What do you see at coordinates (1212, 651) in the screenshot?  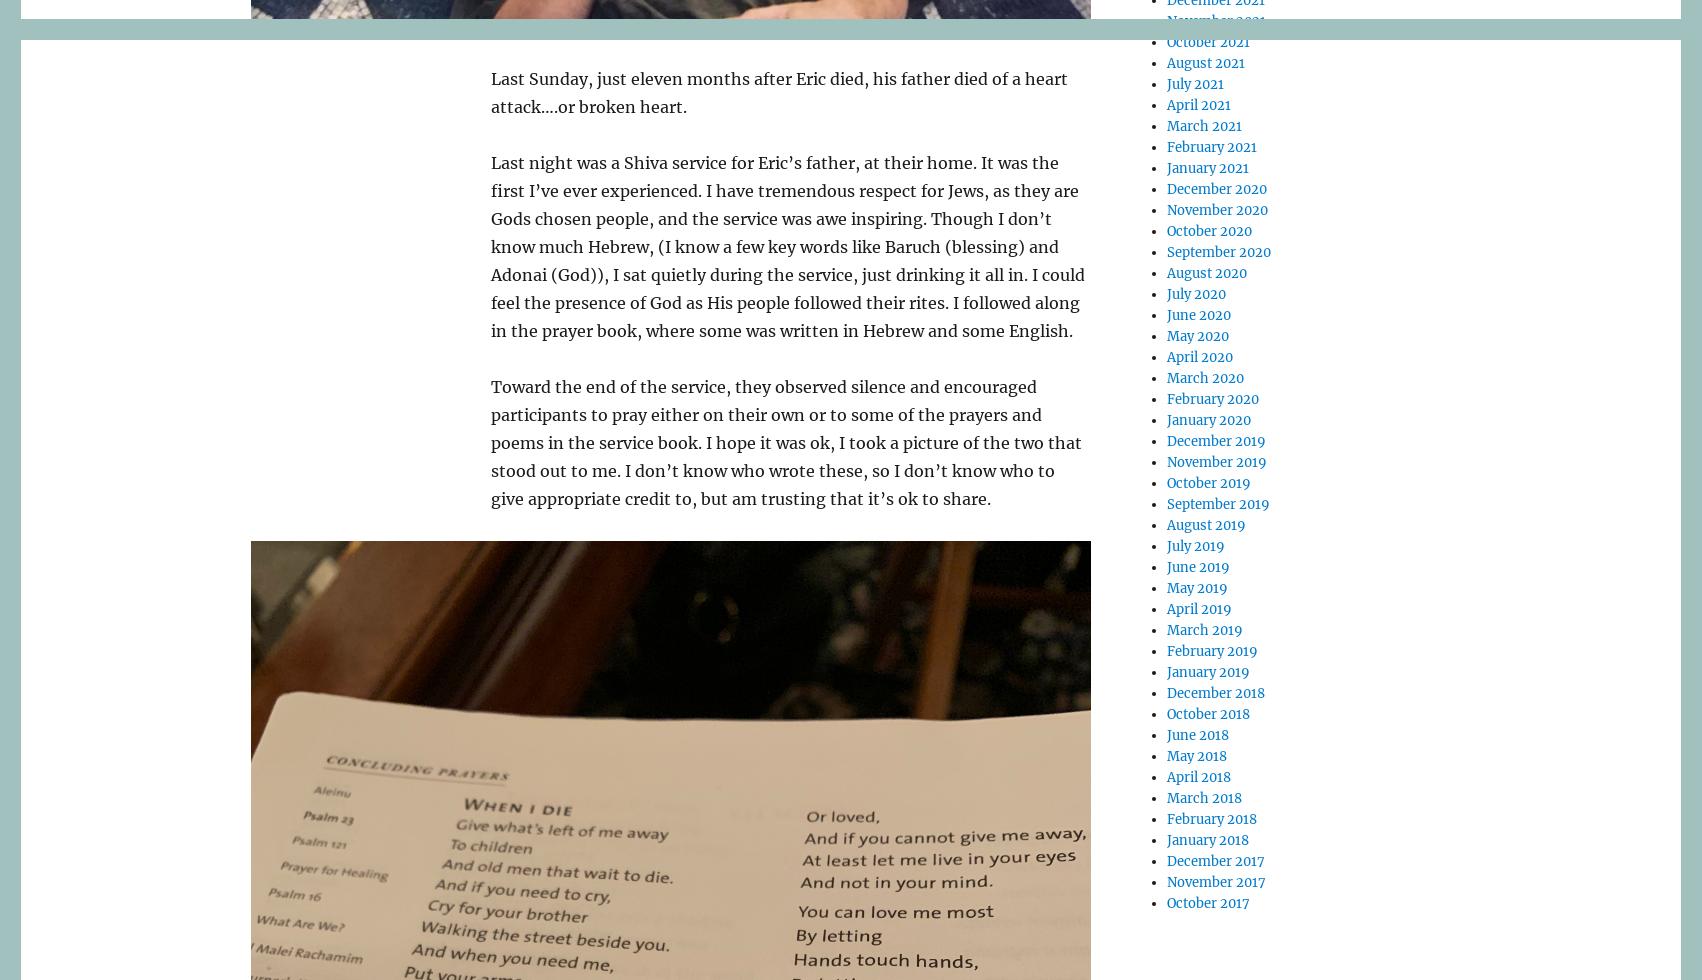 I see `'February 2019'` at bounding box center [1212, 651].